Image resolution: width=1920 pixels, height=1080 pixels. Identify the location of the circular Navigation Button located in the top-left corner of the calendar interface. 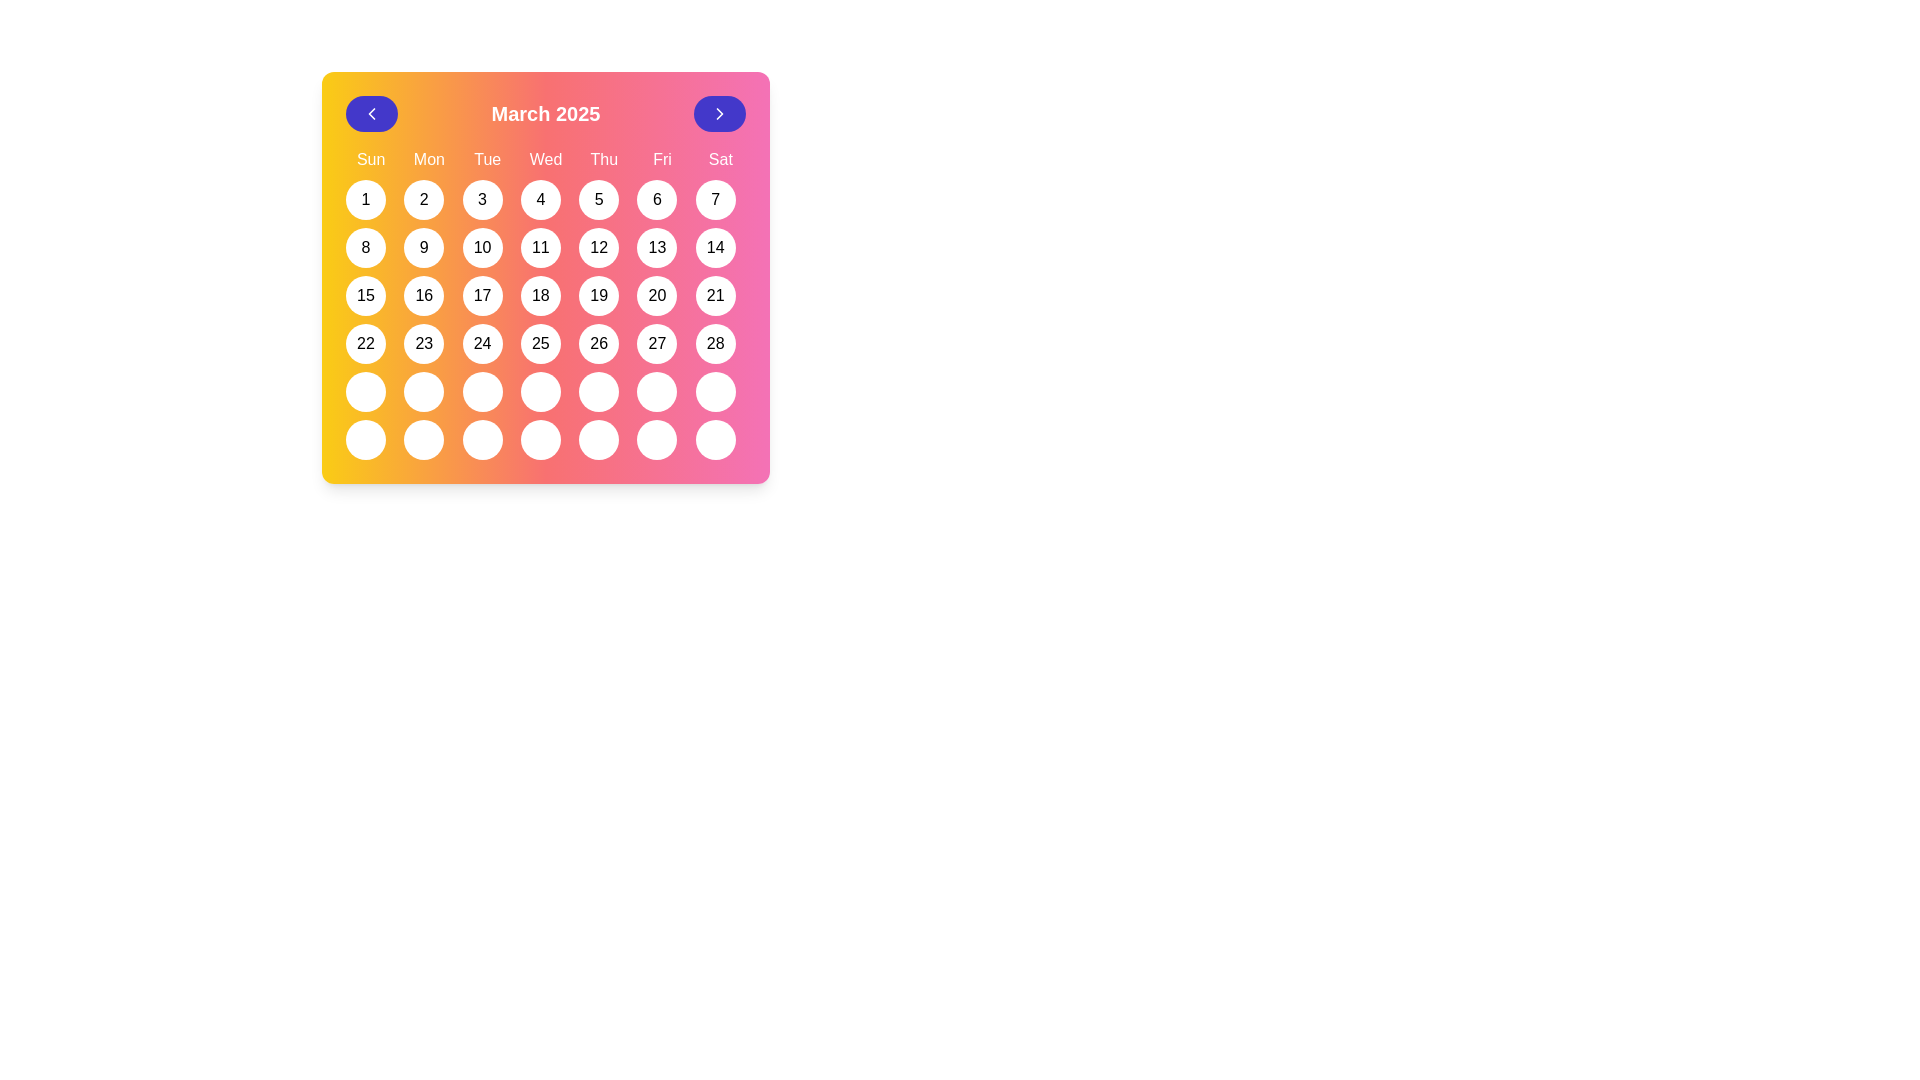
(372, 114).